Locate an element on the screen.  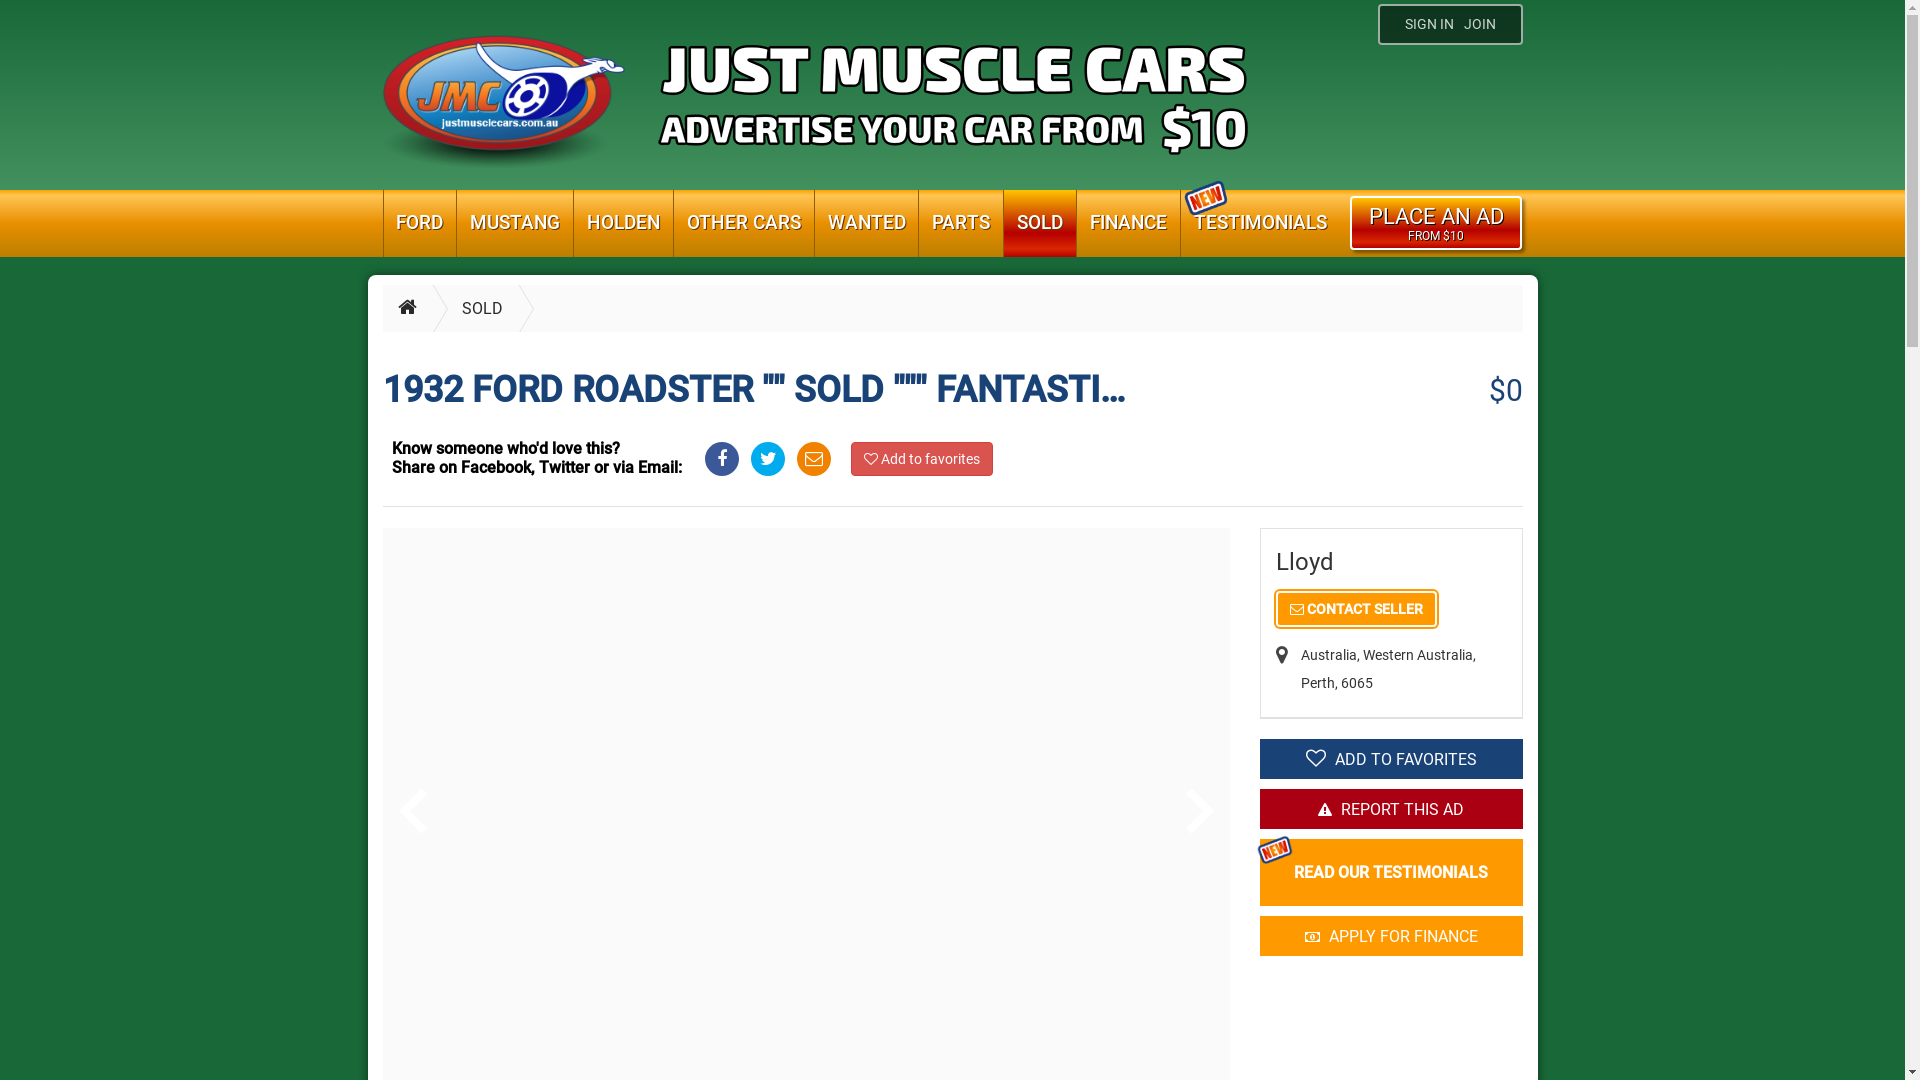
'REPORT THIS AD' is located at coordinates (1258, 808).